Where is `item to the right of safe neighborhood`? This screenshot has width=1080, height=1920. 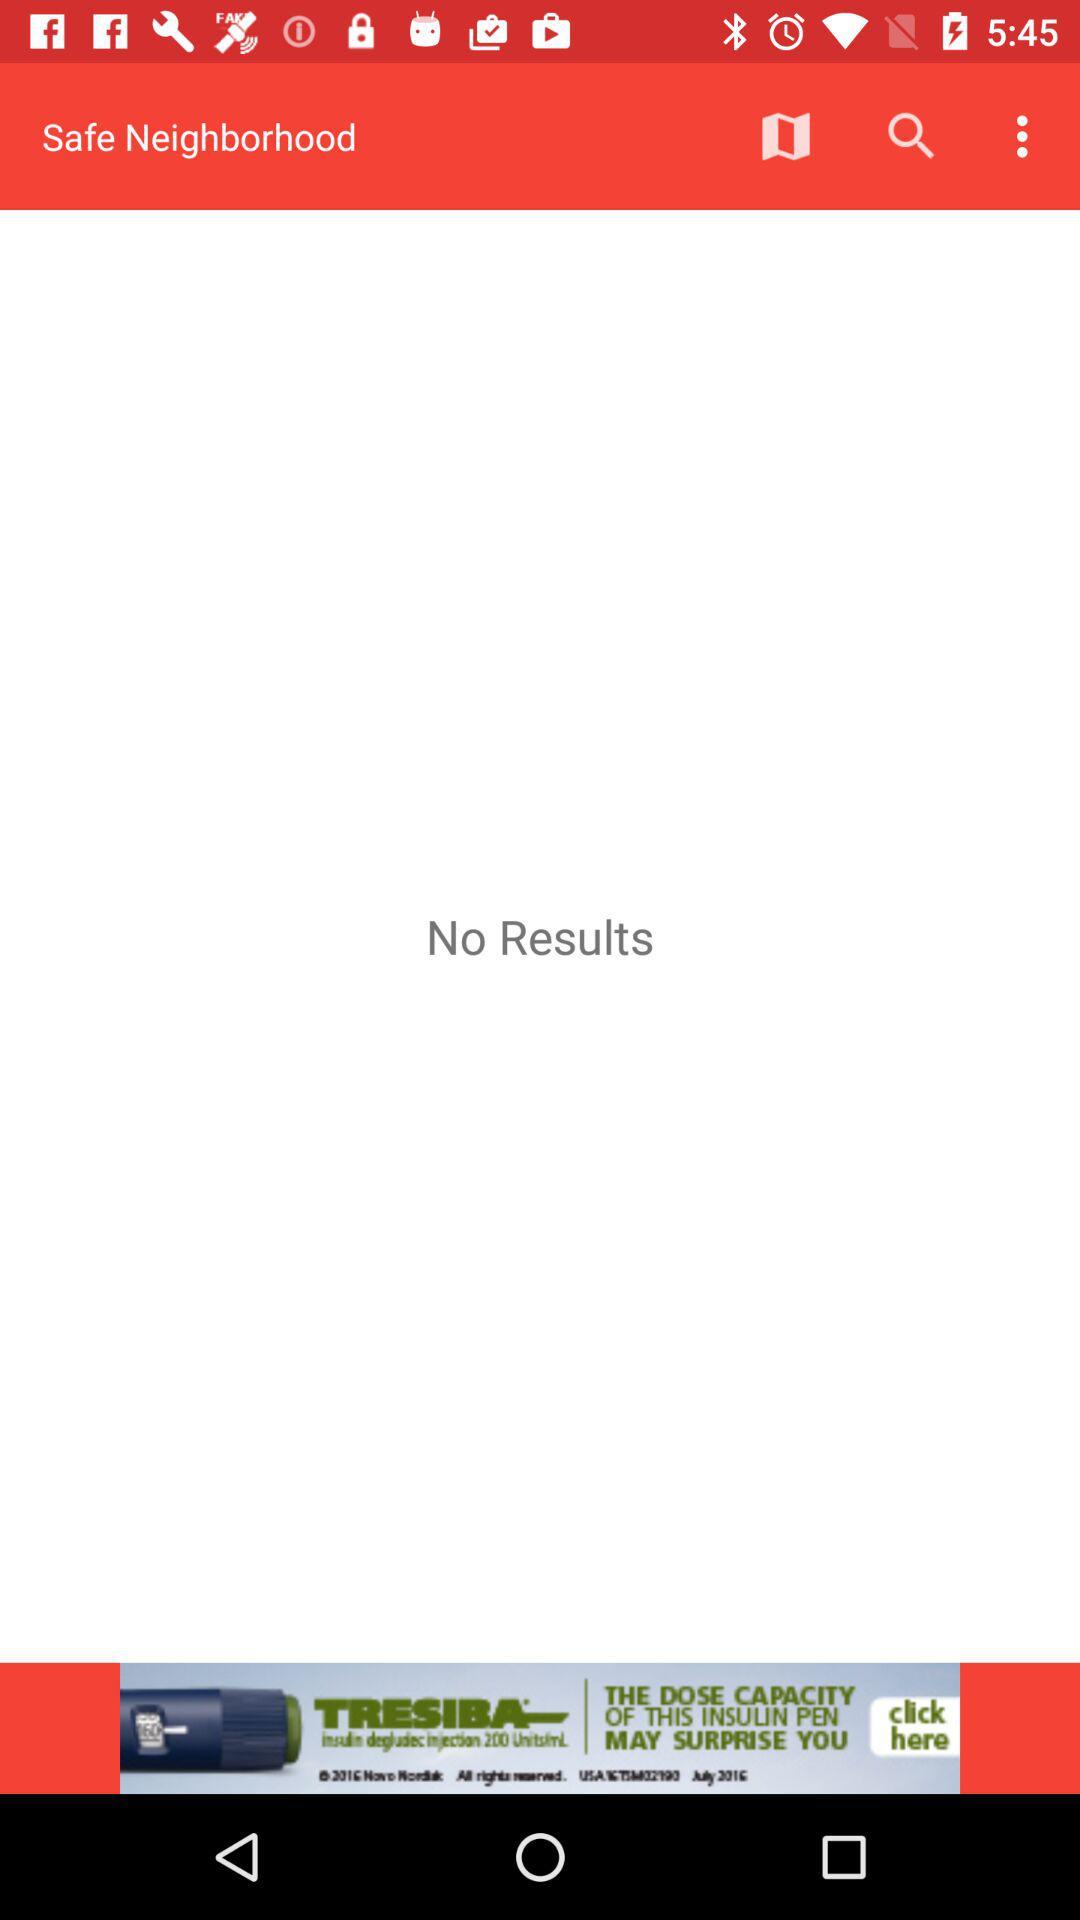 item to the right of safe neighborhood is located at coordinates (785, 135).